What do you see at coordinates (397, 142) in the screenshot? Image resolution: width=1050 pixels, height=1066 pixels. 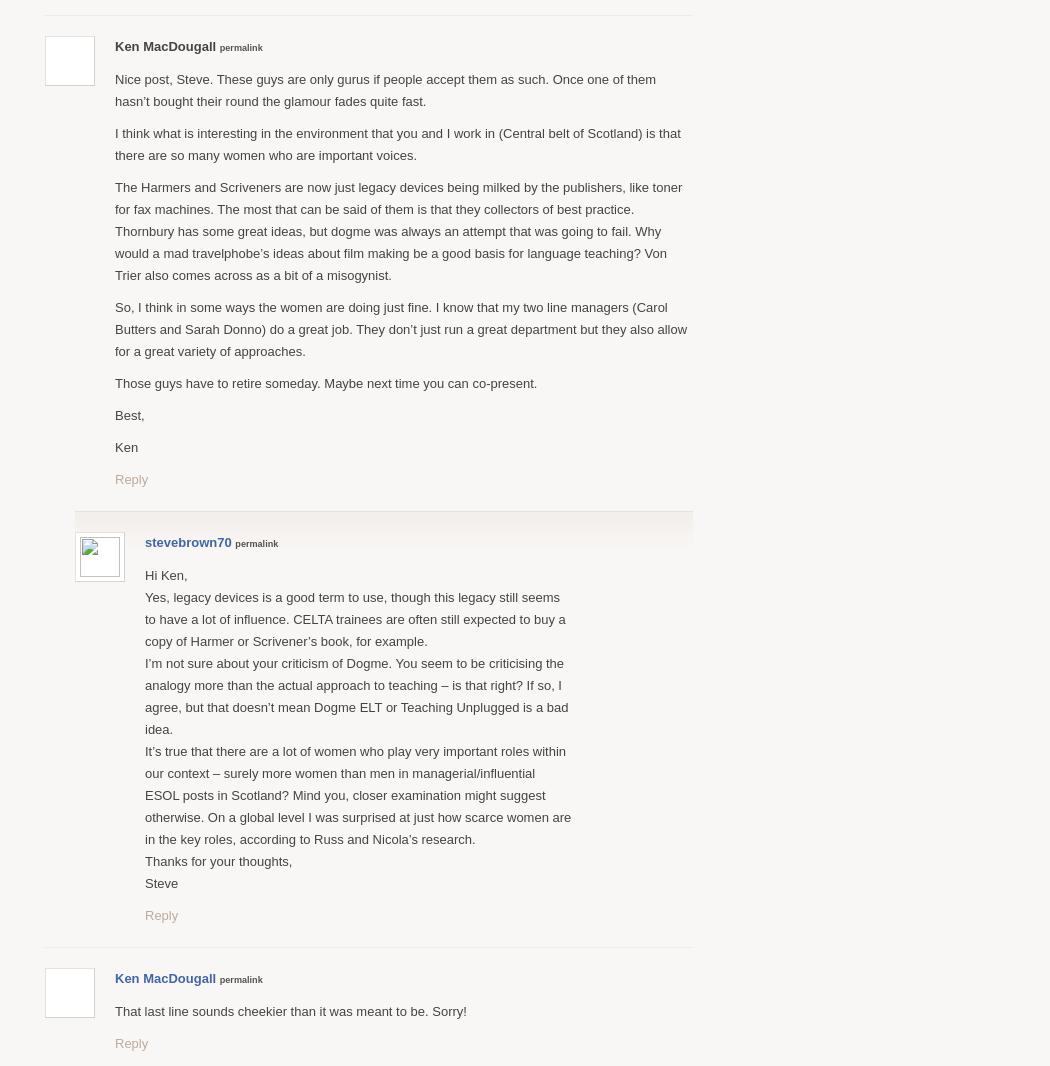 I see `'I think what is interesting in the environment that you and I work in (Central belt of Scotland) is that there are so many women who are important voices.'` at bounding box center [397, 142].